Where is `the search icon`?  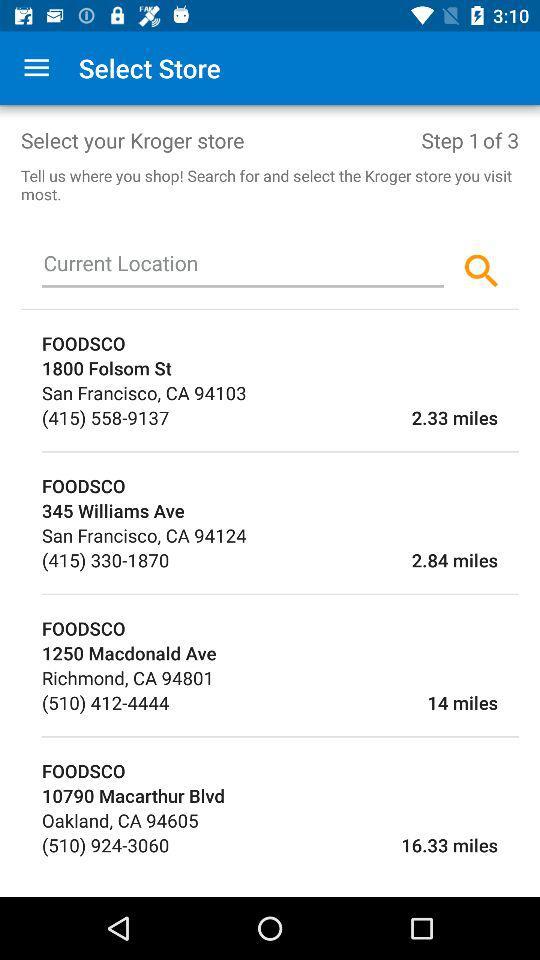
the search icon is located at coordinates (480, 270).